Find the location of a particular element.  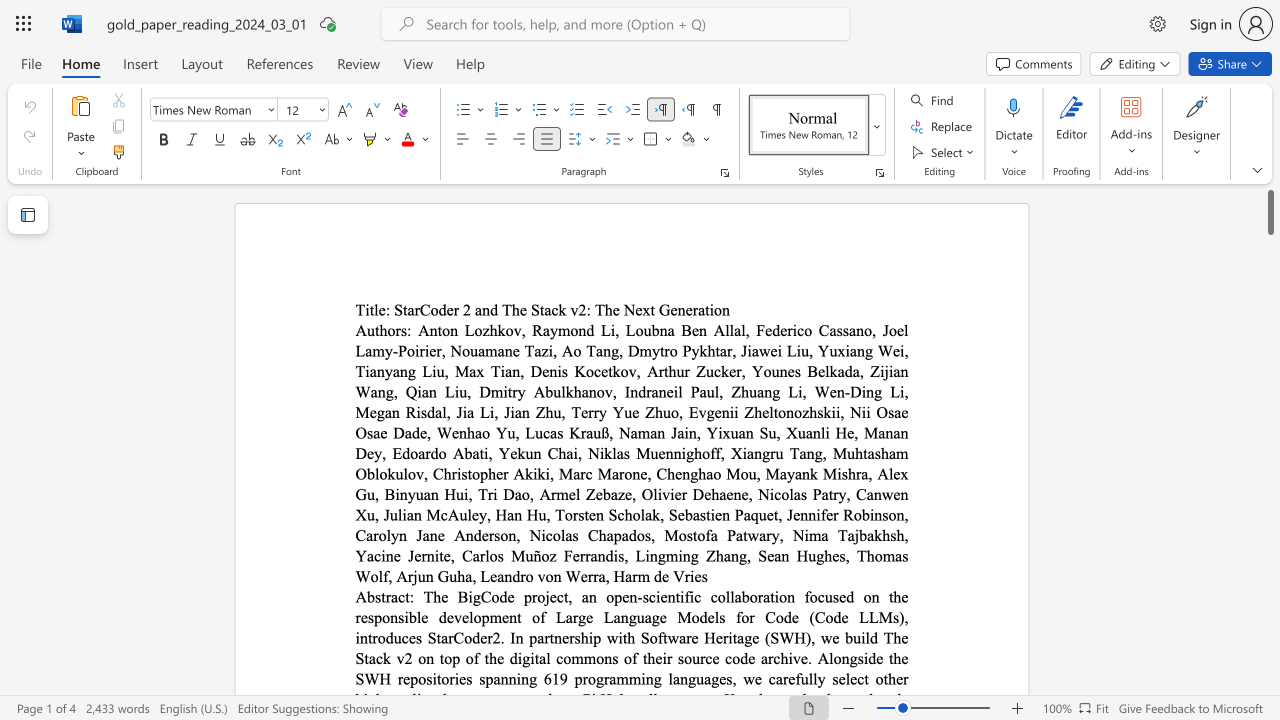

the right-hand scrollbar to descend the page is located at coordinates (1269, 630).